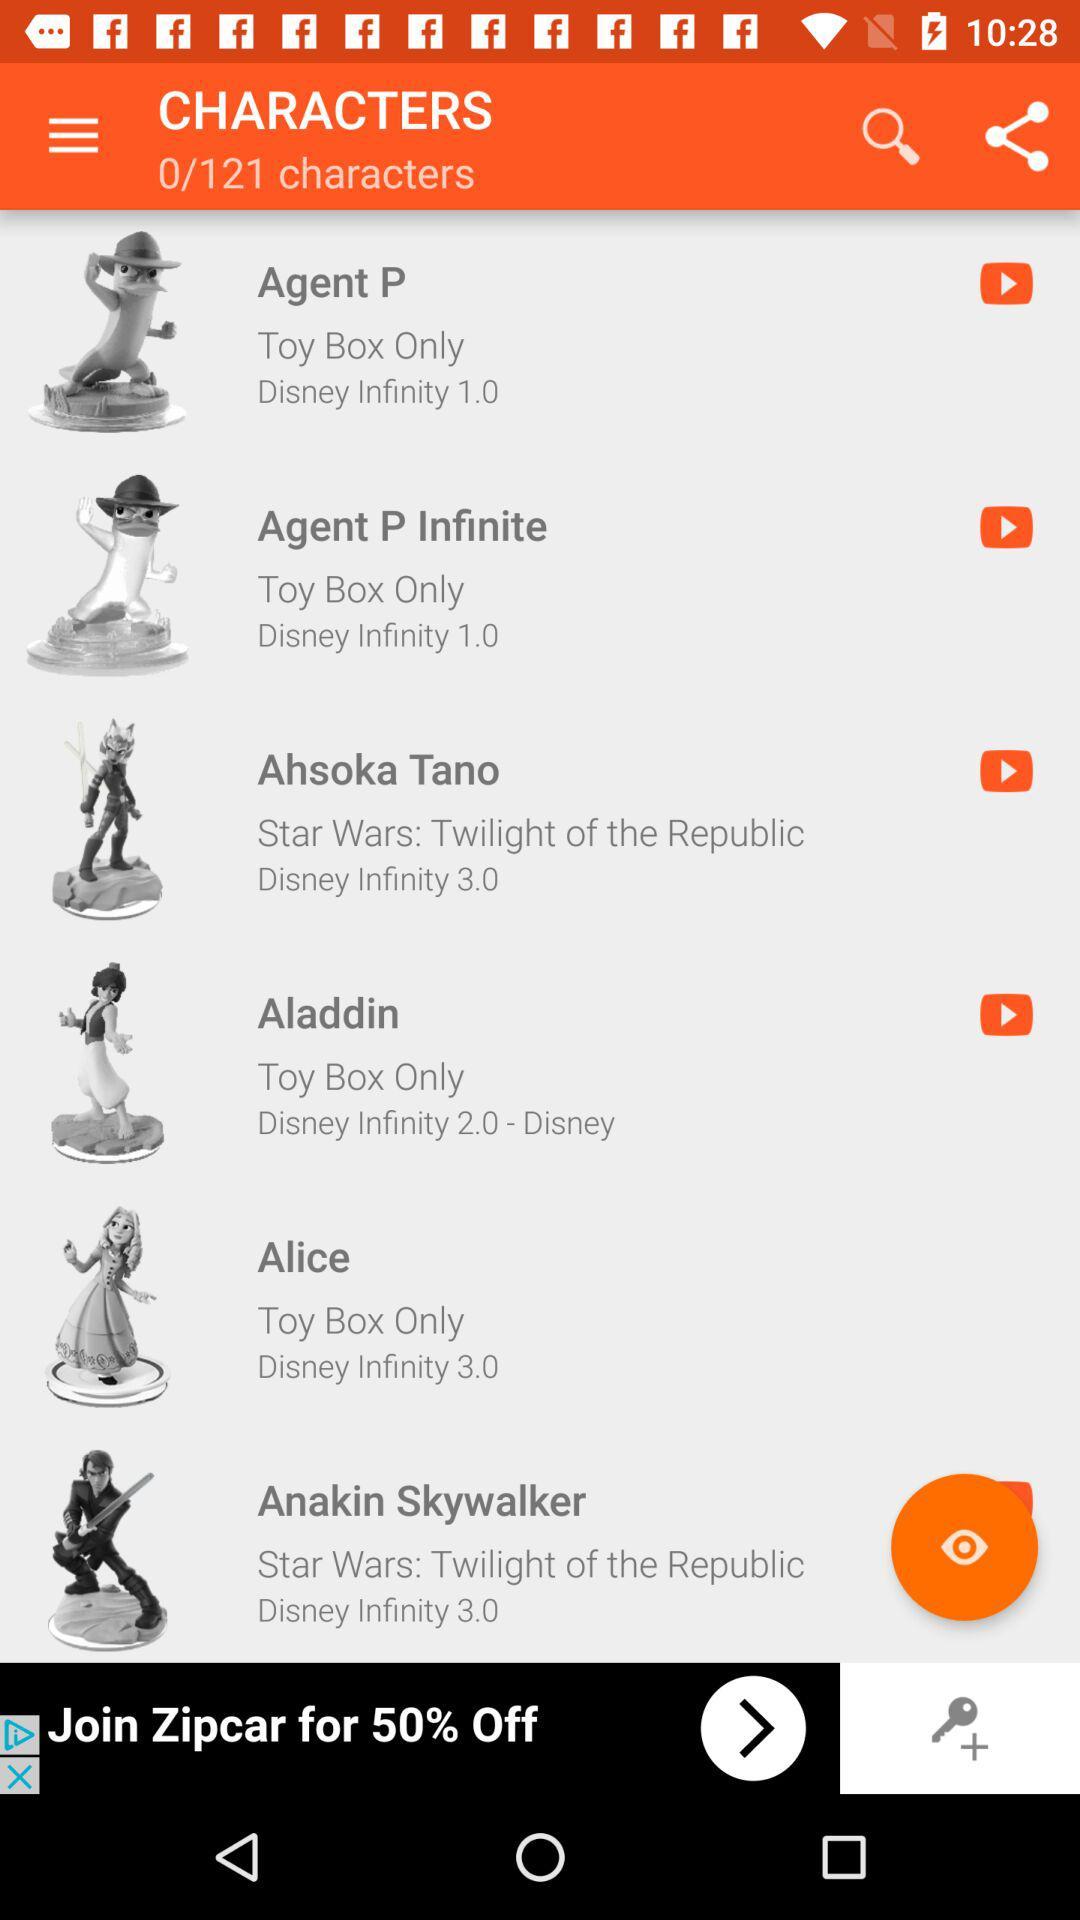  I want to click on click advertisement, so click(419, 1727).